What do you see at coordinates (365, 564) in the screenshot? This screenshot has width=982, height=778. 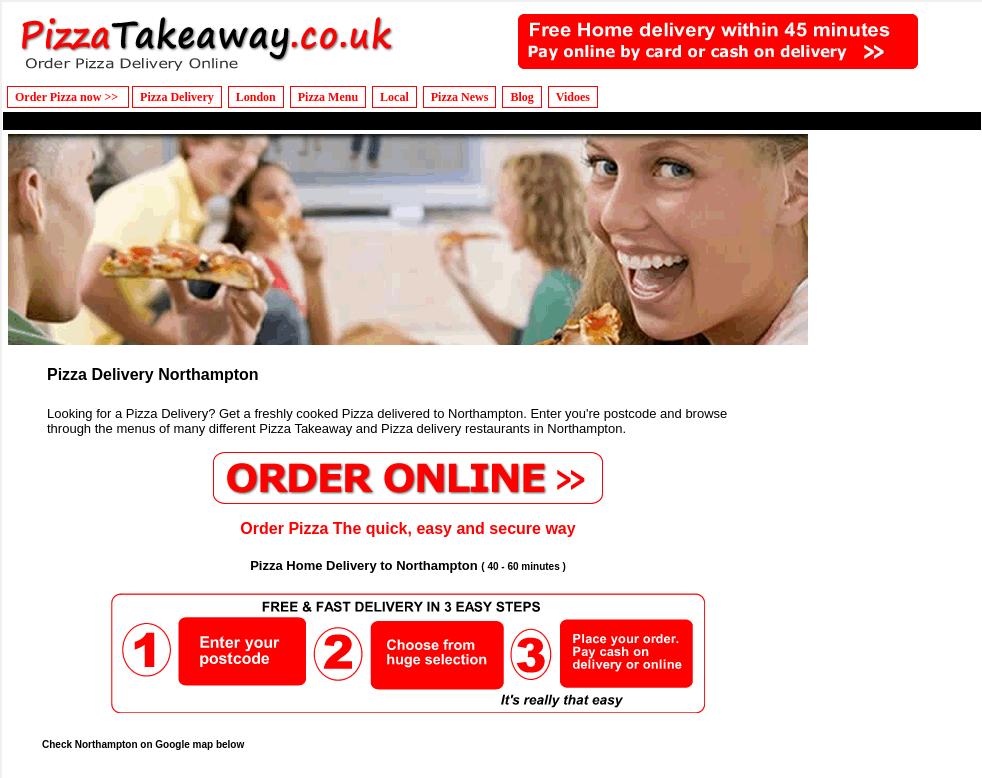 I see `'Pizza Home Delivery to Northampton'` at bounding box center [365, 564].